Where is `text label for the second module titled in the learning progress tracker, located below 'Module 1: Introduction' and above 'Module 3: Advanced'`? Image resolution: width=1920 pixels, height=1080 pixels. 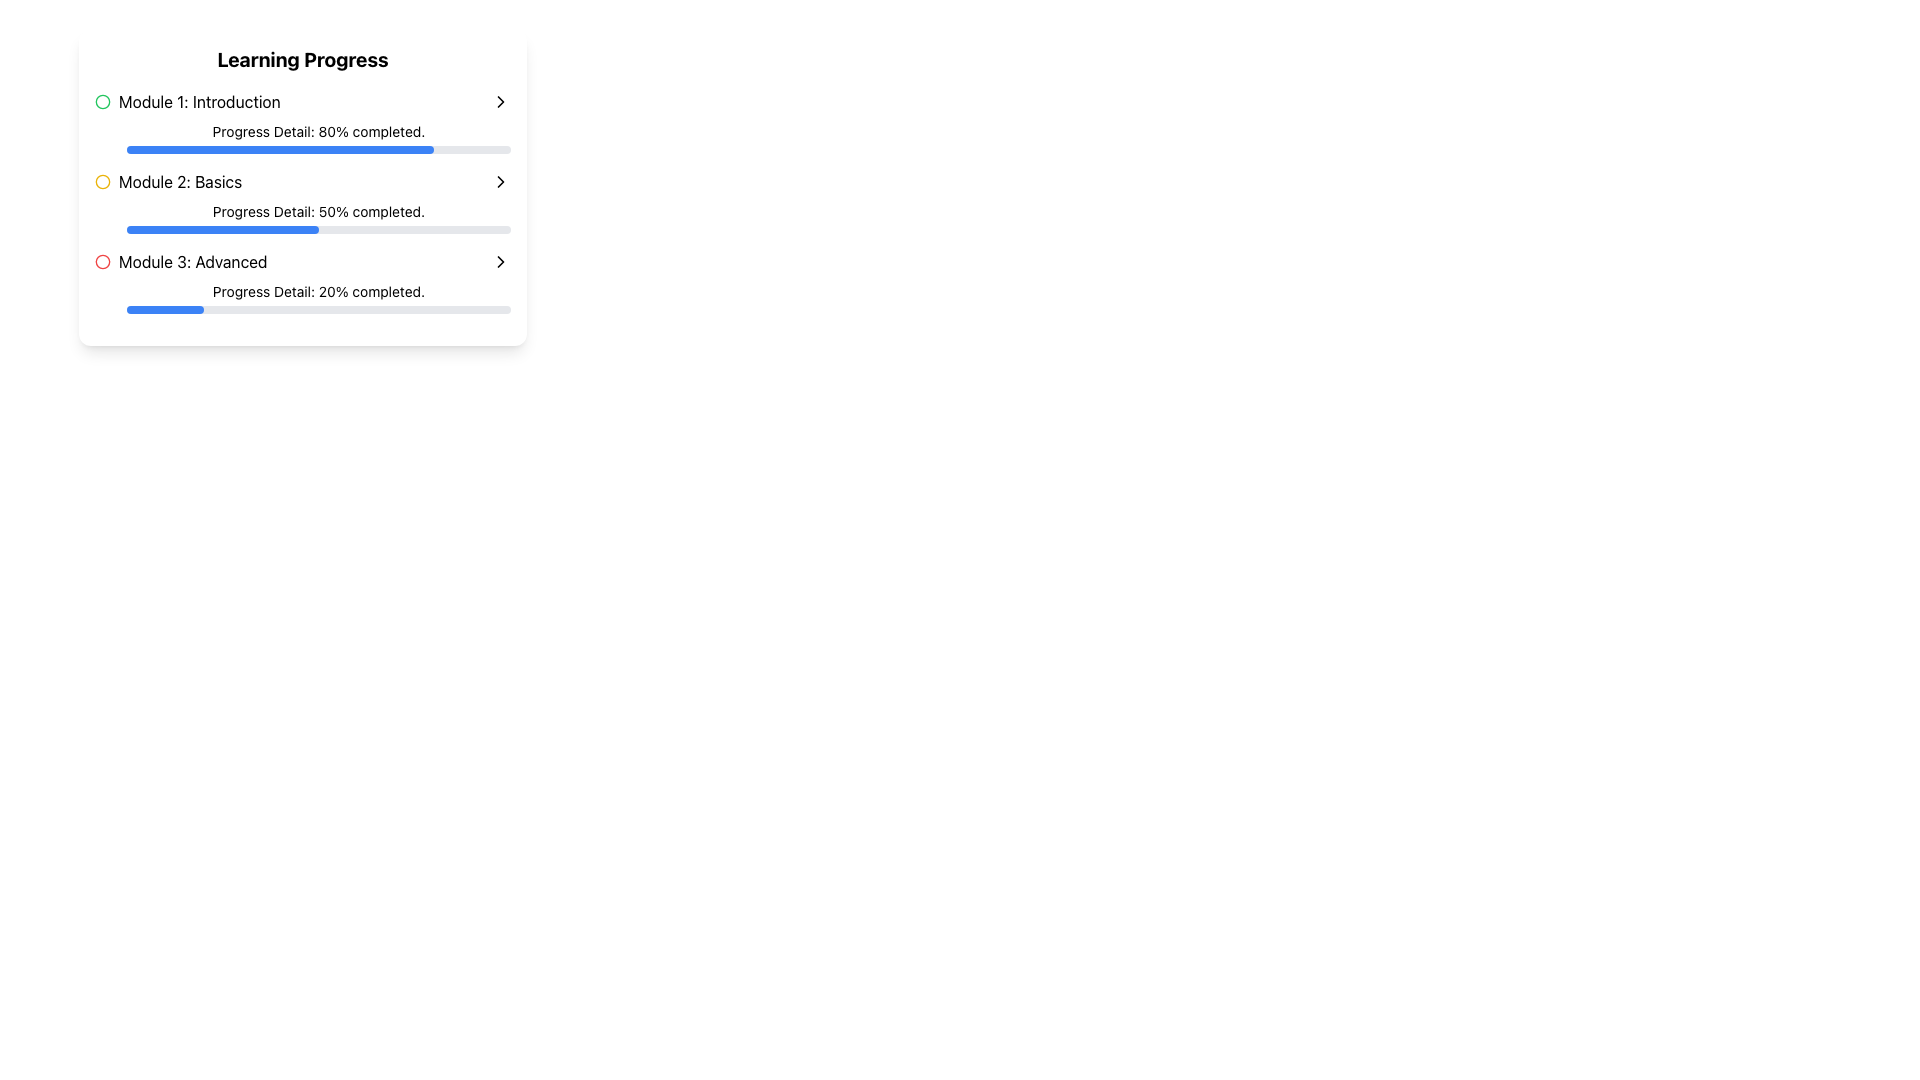 text label for the second module titled in the learning progress tracker, located below 'Module 1: Introduction' and above 'Module 3: Advanced' is located at coordinates (168, 181).